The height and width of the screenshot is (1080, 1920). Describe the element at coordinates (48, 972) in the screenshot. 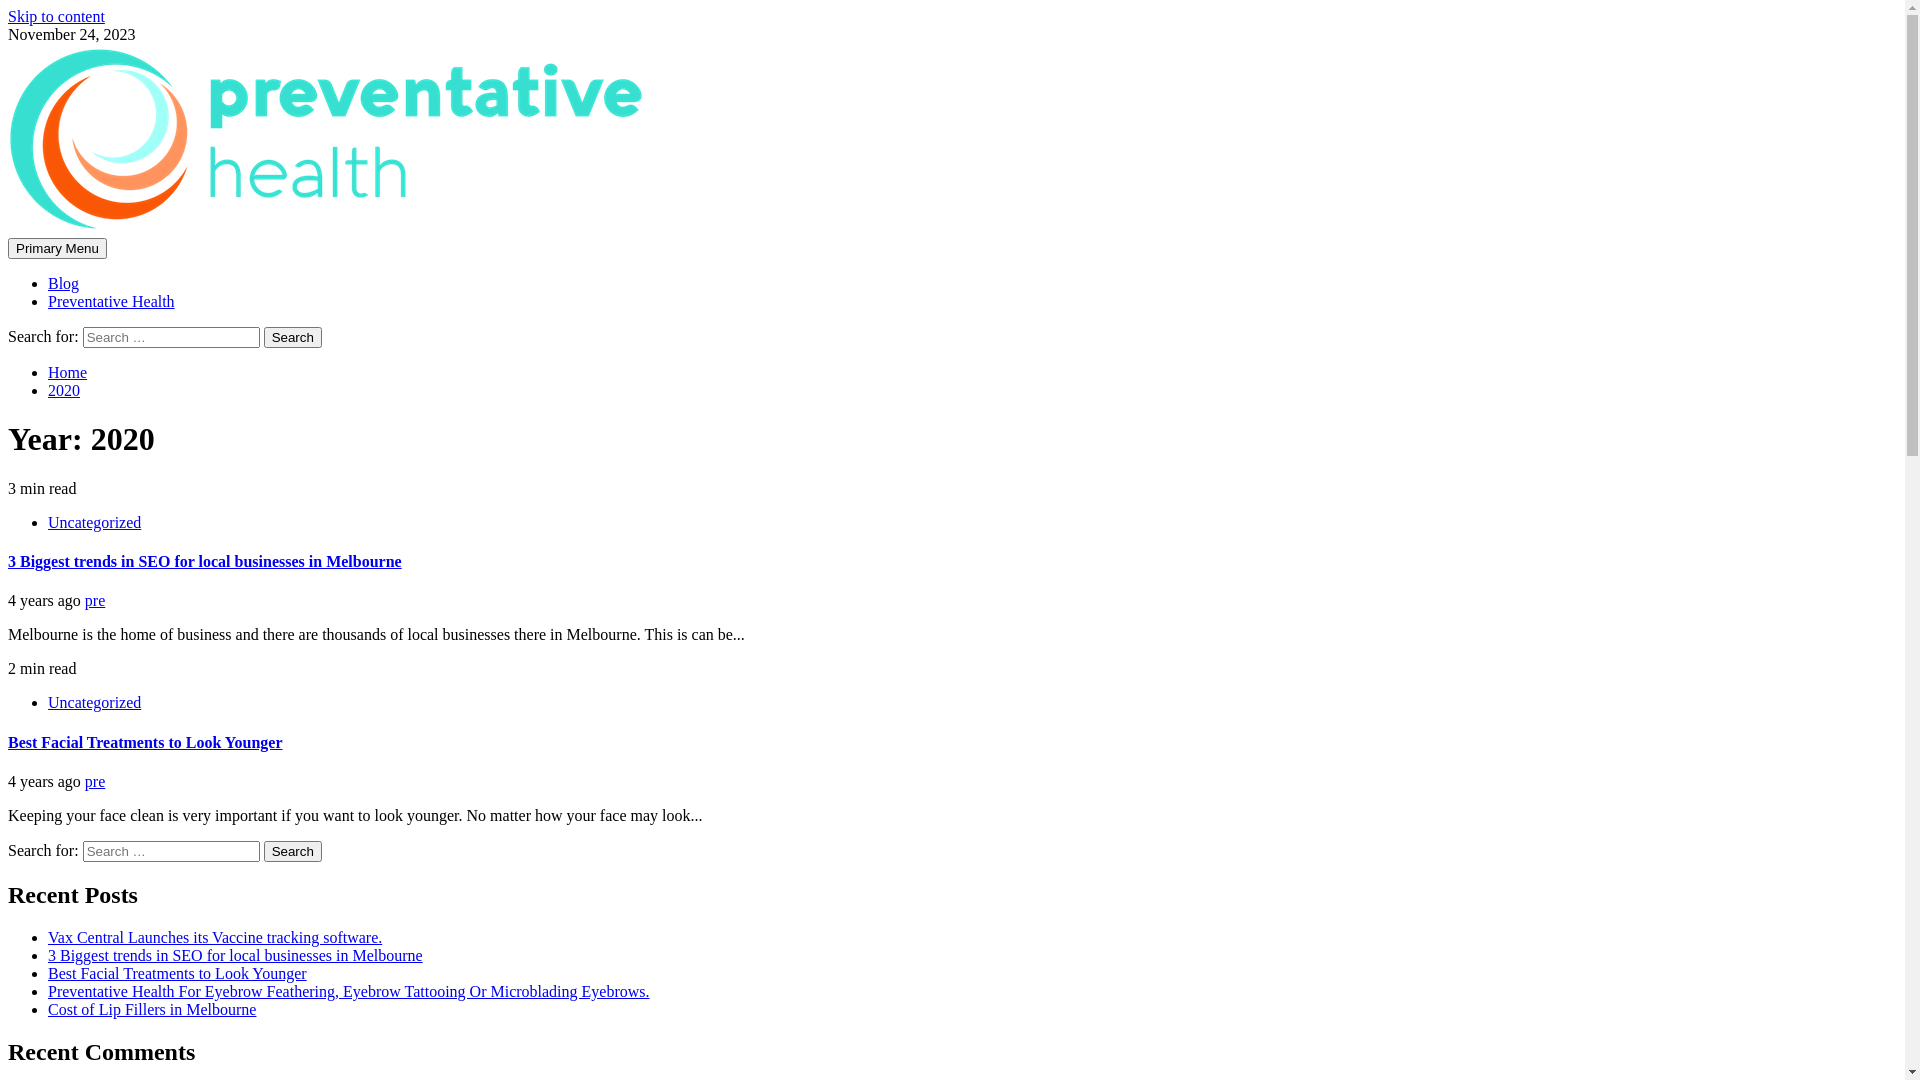

I see `'Best Facial Treatments to Look Younger'` at that location.